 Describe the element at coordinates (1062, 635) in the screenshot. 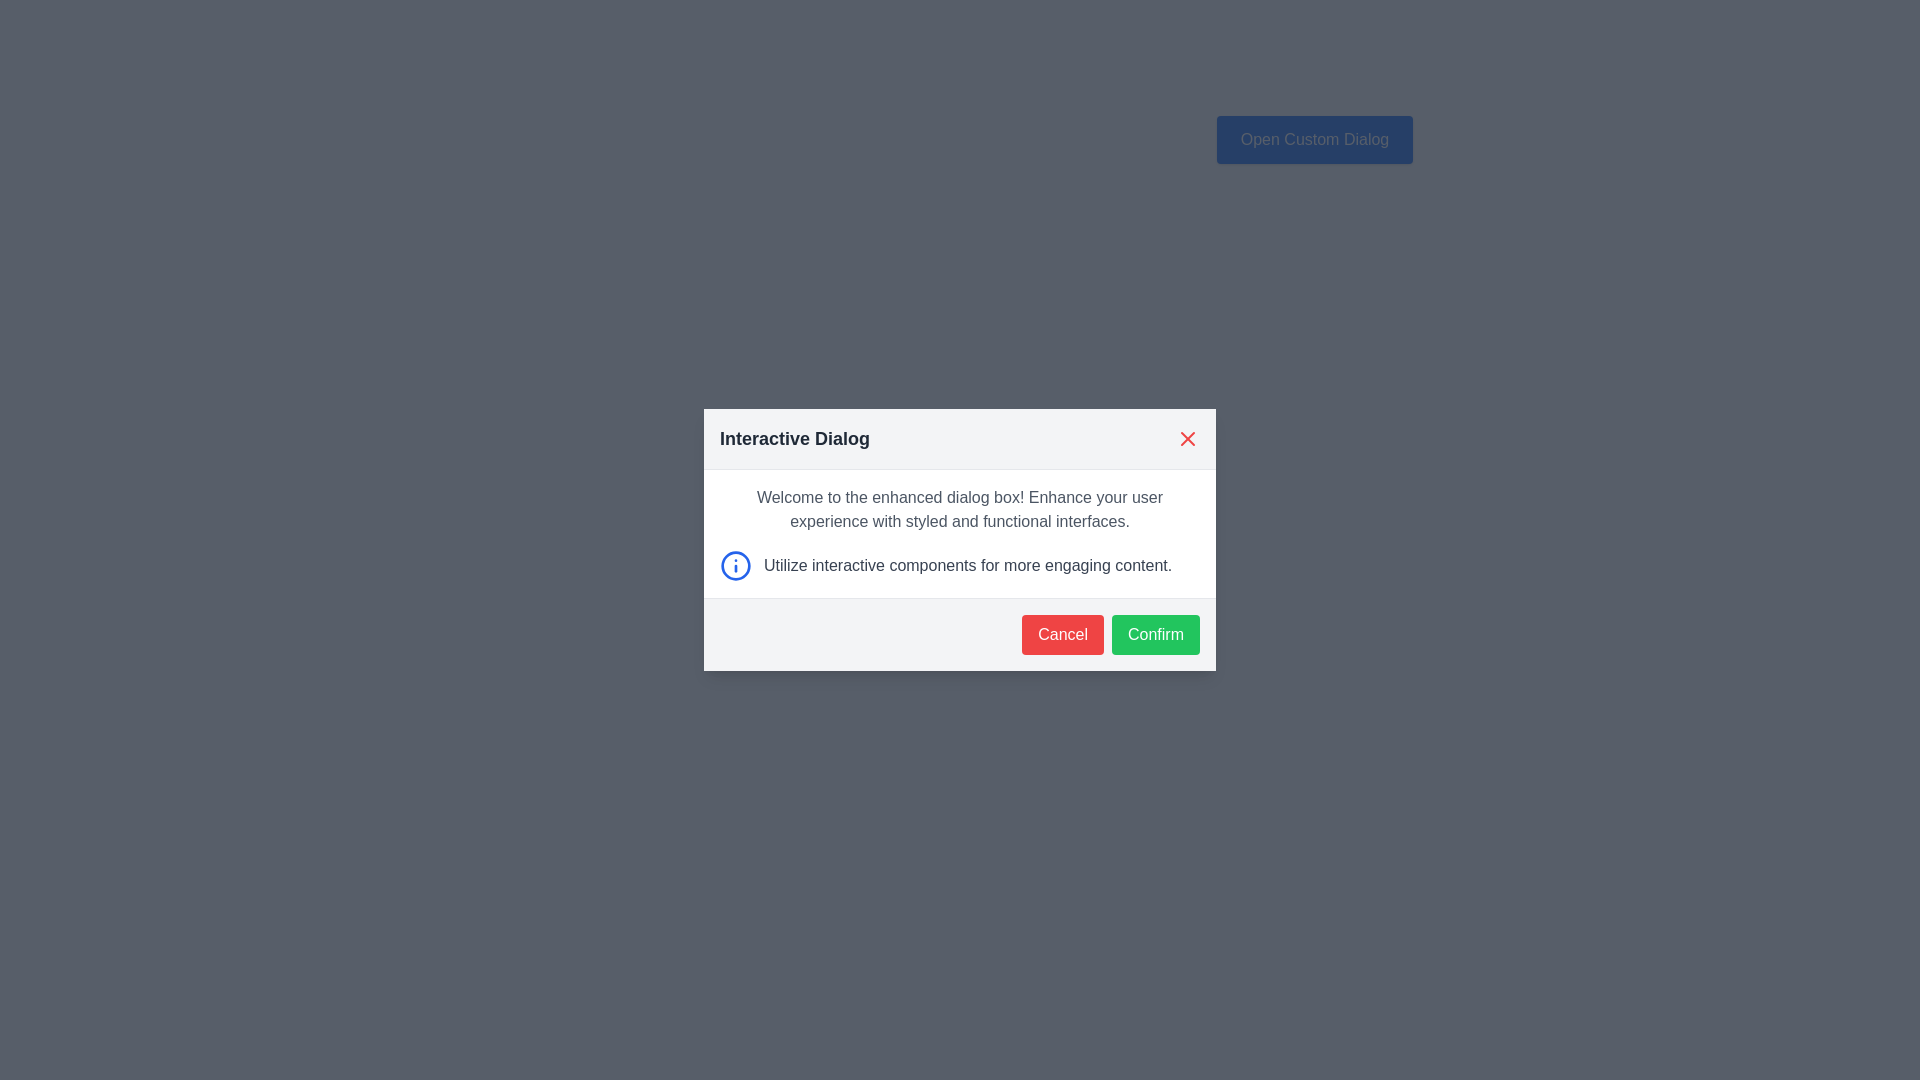

I see `the 'Cancel' button located at the bottom-right of the dialog box to observe its hover effect` at that location.